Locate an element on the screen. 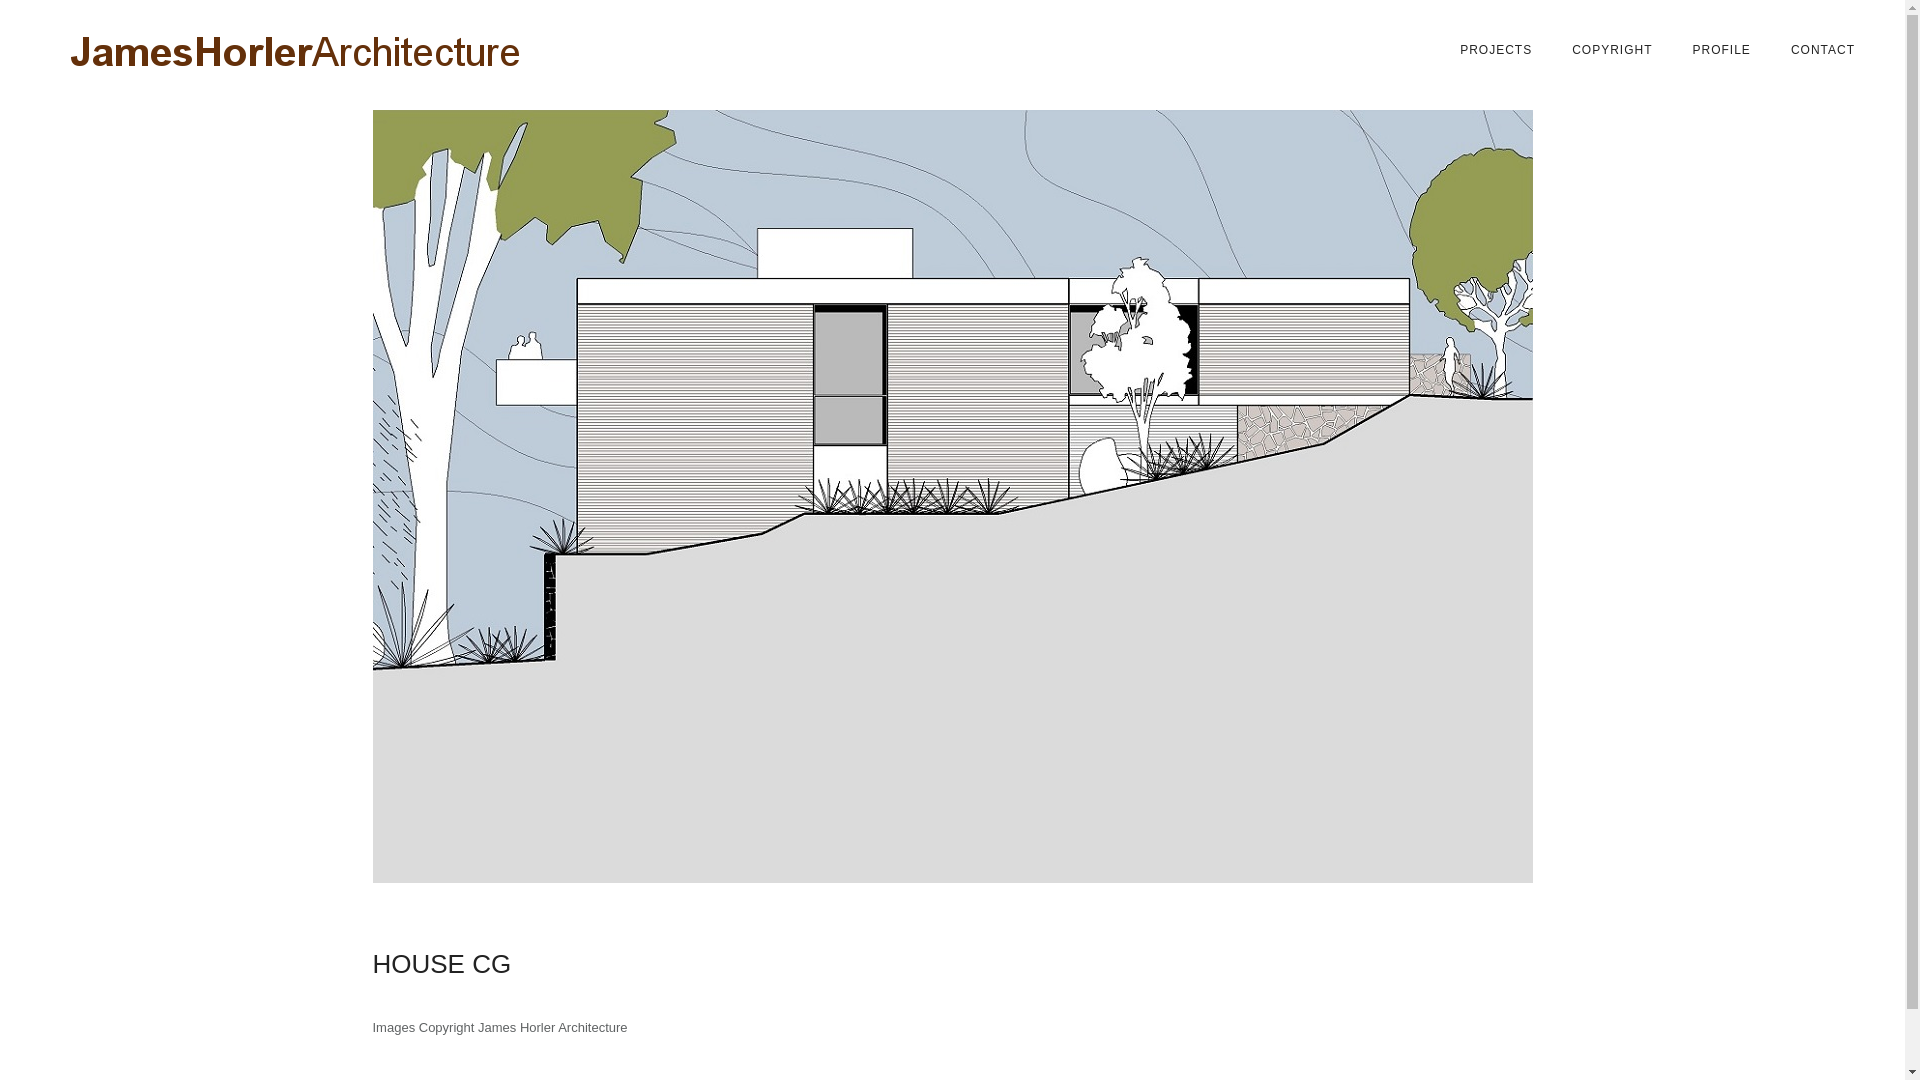 This screenshot has width=1920, height=1080. 'CONTACT' is located at coordinates (1823, 49).